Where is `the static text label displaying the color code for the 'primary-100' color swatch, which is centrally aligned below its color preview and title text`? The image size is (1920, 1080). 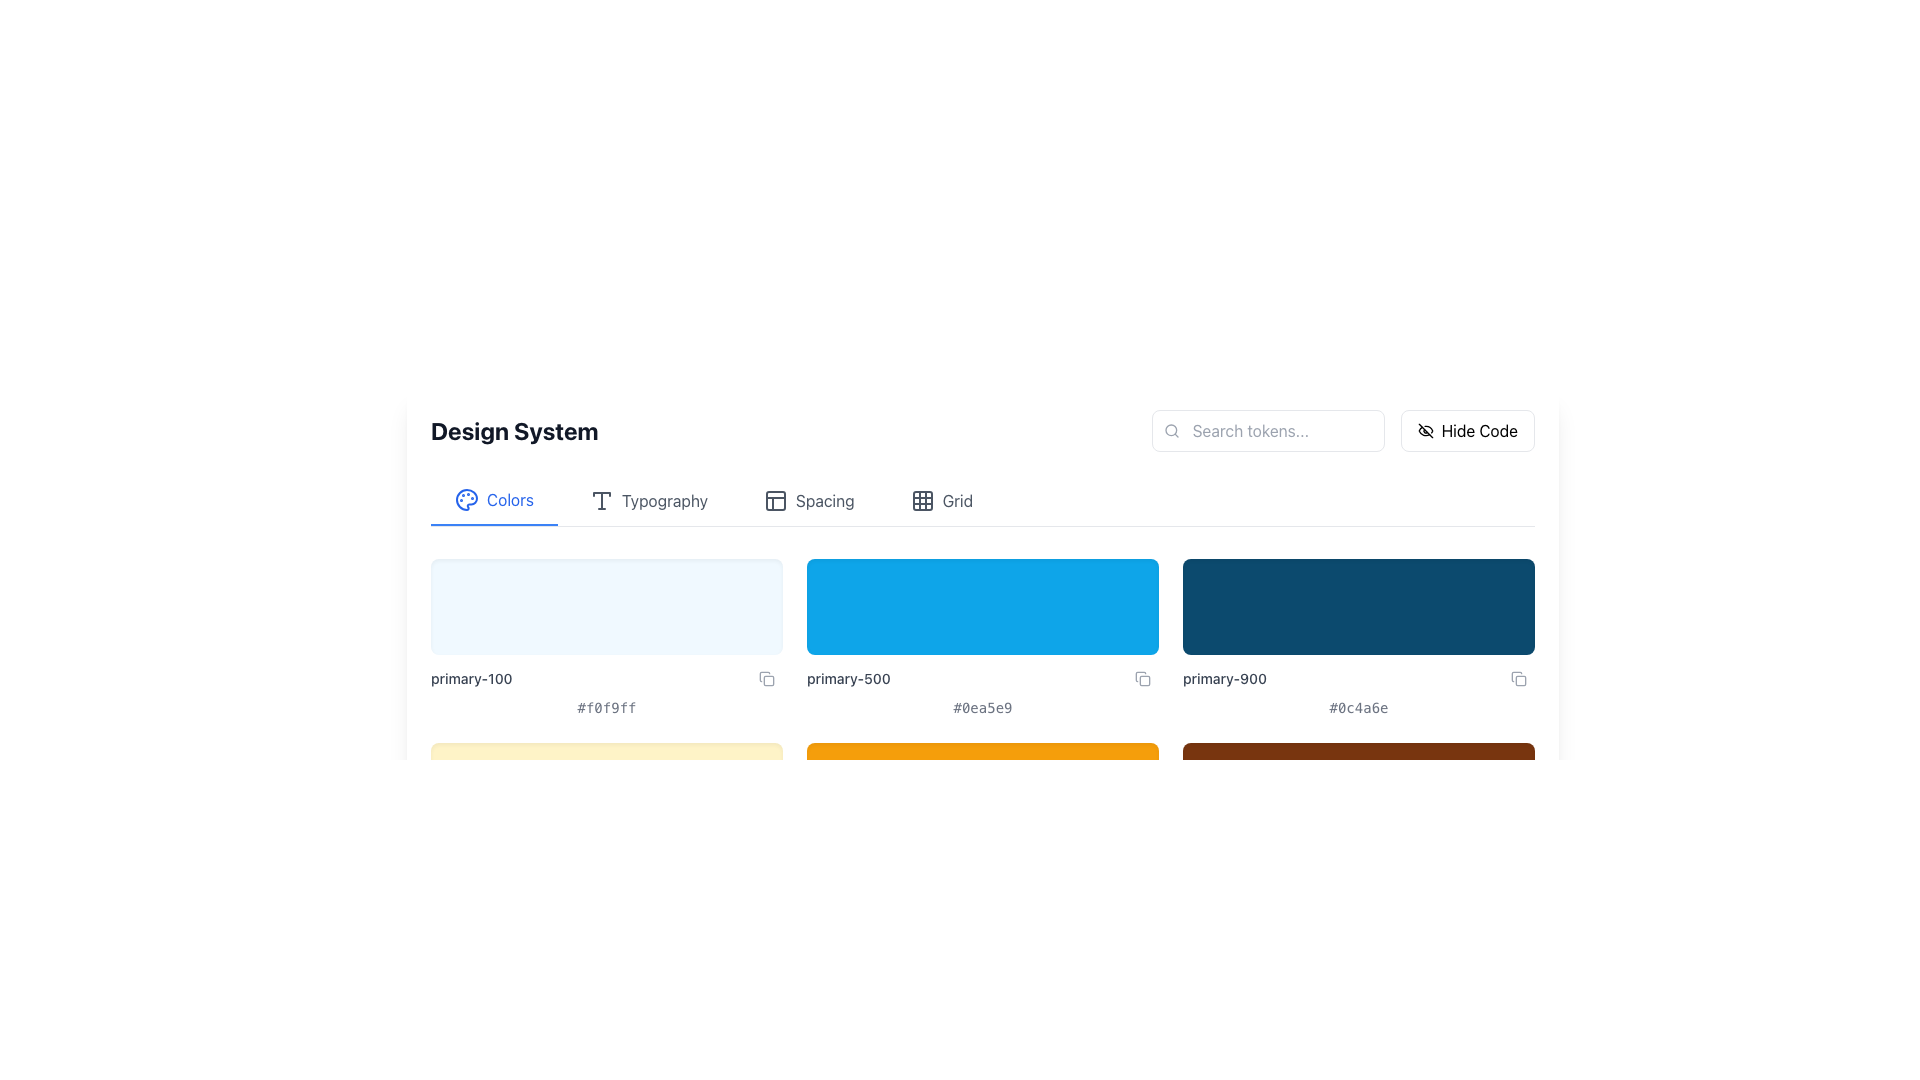 the static text label displaying the color code for the 'primary-100' color swatch, which is centrally aligned below its color preview and title text is located at coordinates (605, 707).